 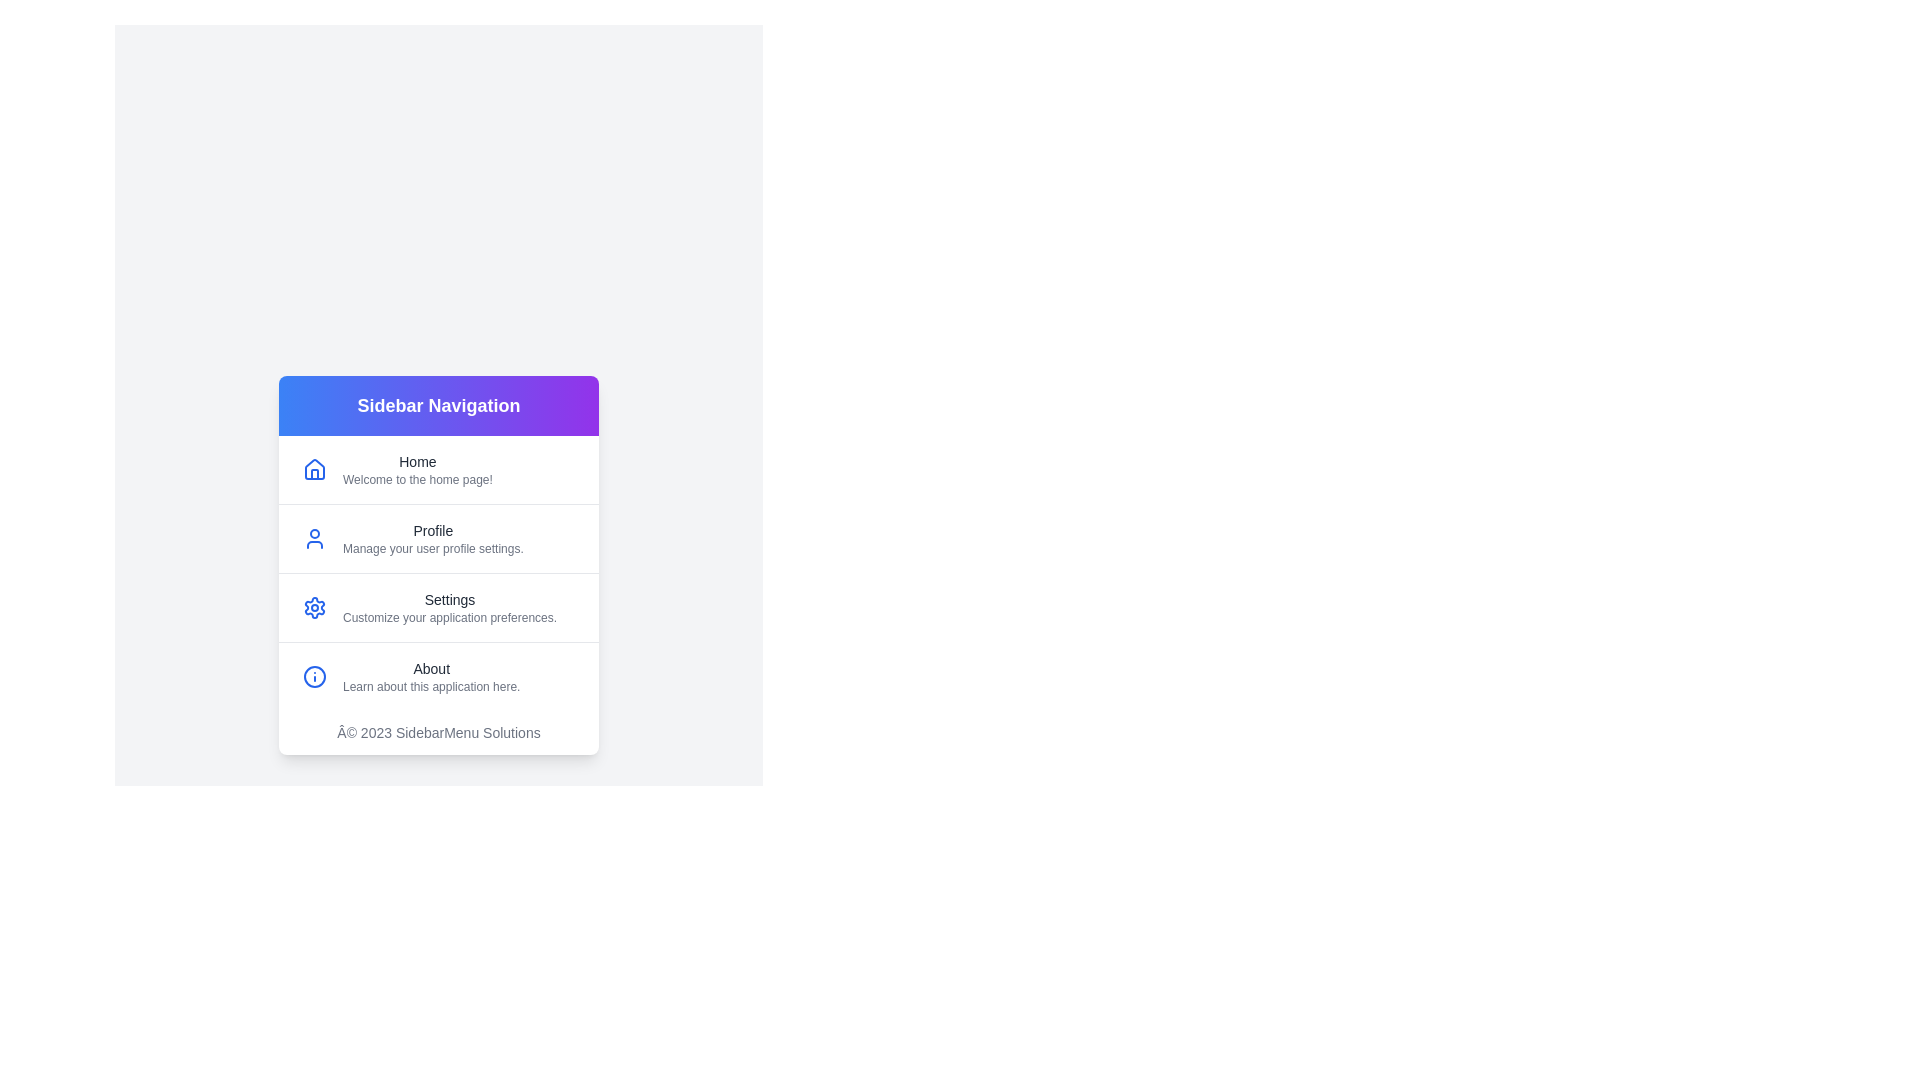 I want to click on the text content of the About section, so click(x=342, y=668).